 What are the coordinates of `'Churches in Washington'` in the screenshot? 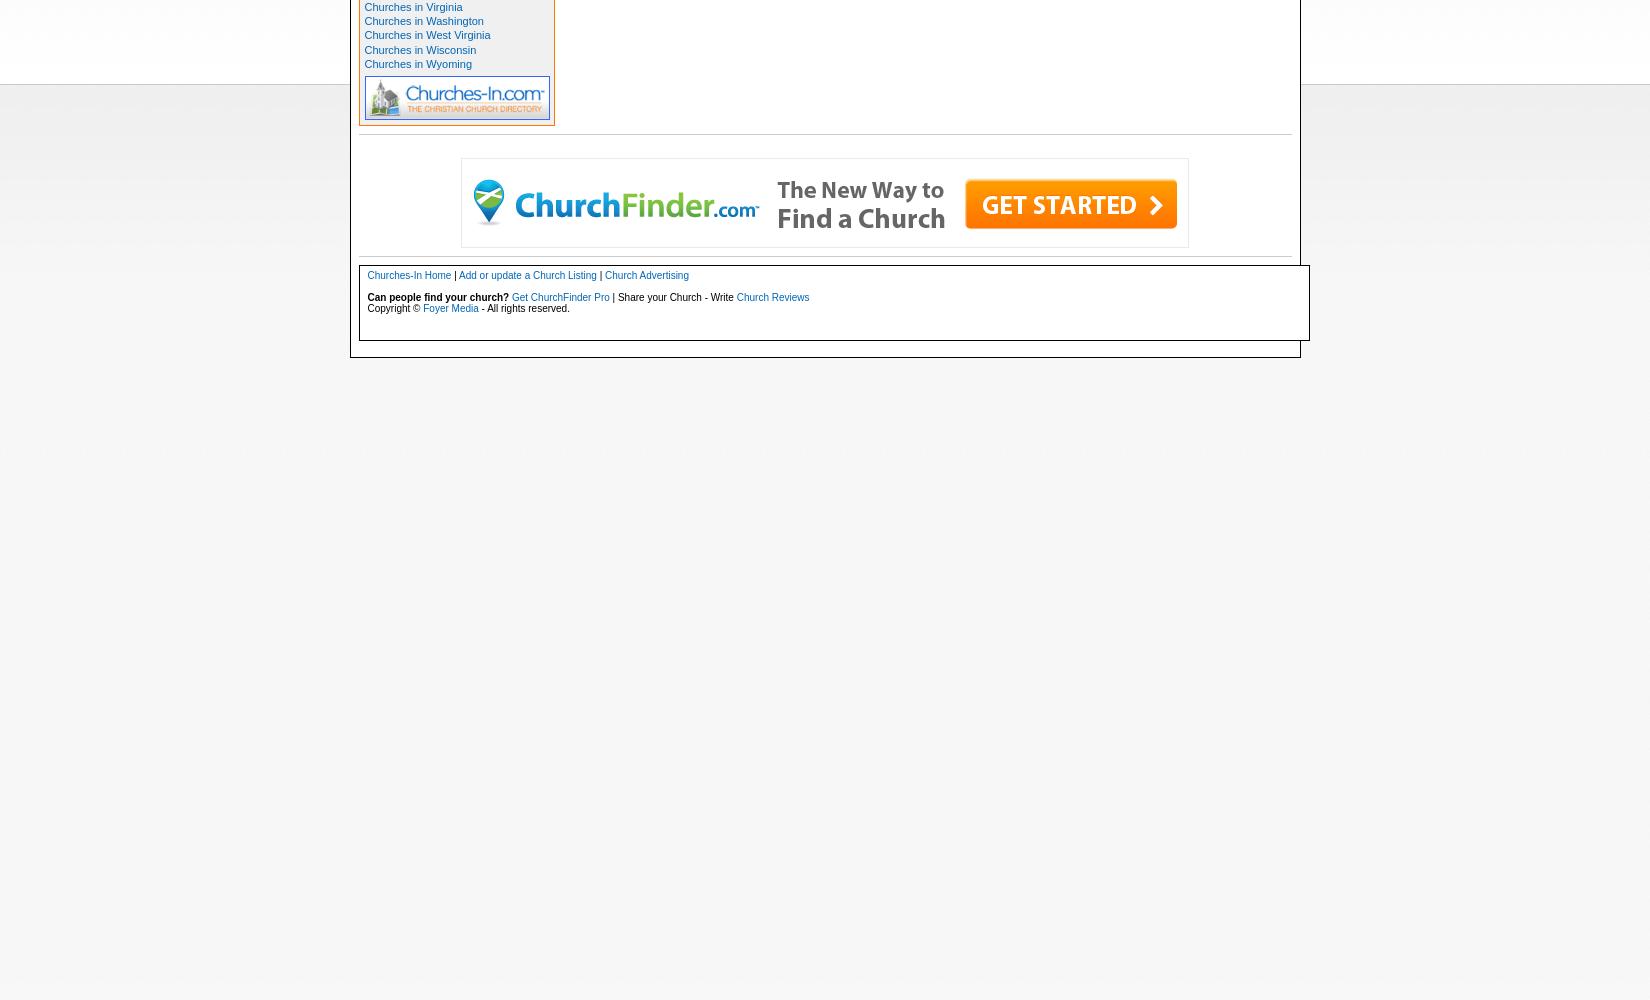 It's located at (422, 21).